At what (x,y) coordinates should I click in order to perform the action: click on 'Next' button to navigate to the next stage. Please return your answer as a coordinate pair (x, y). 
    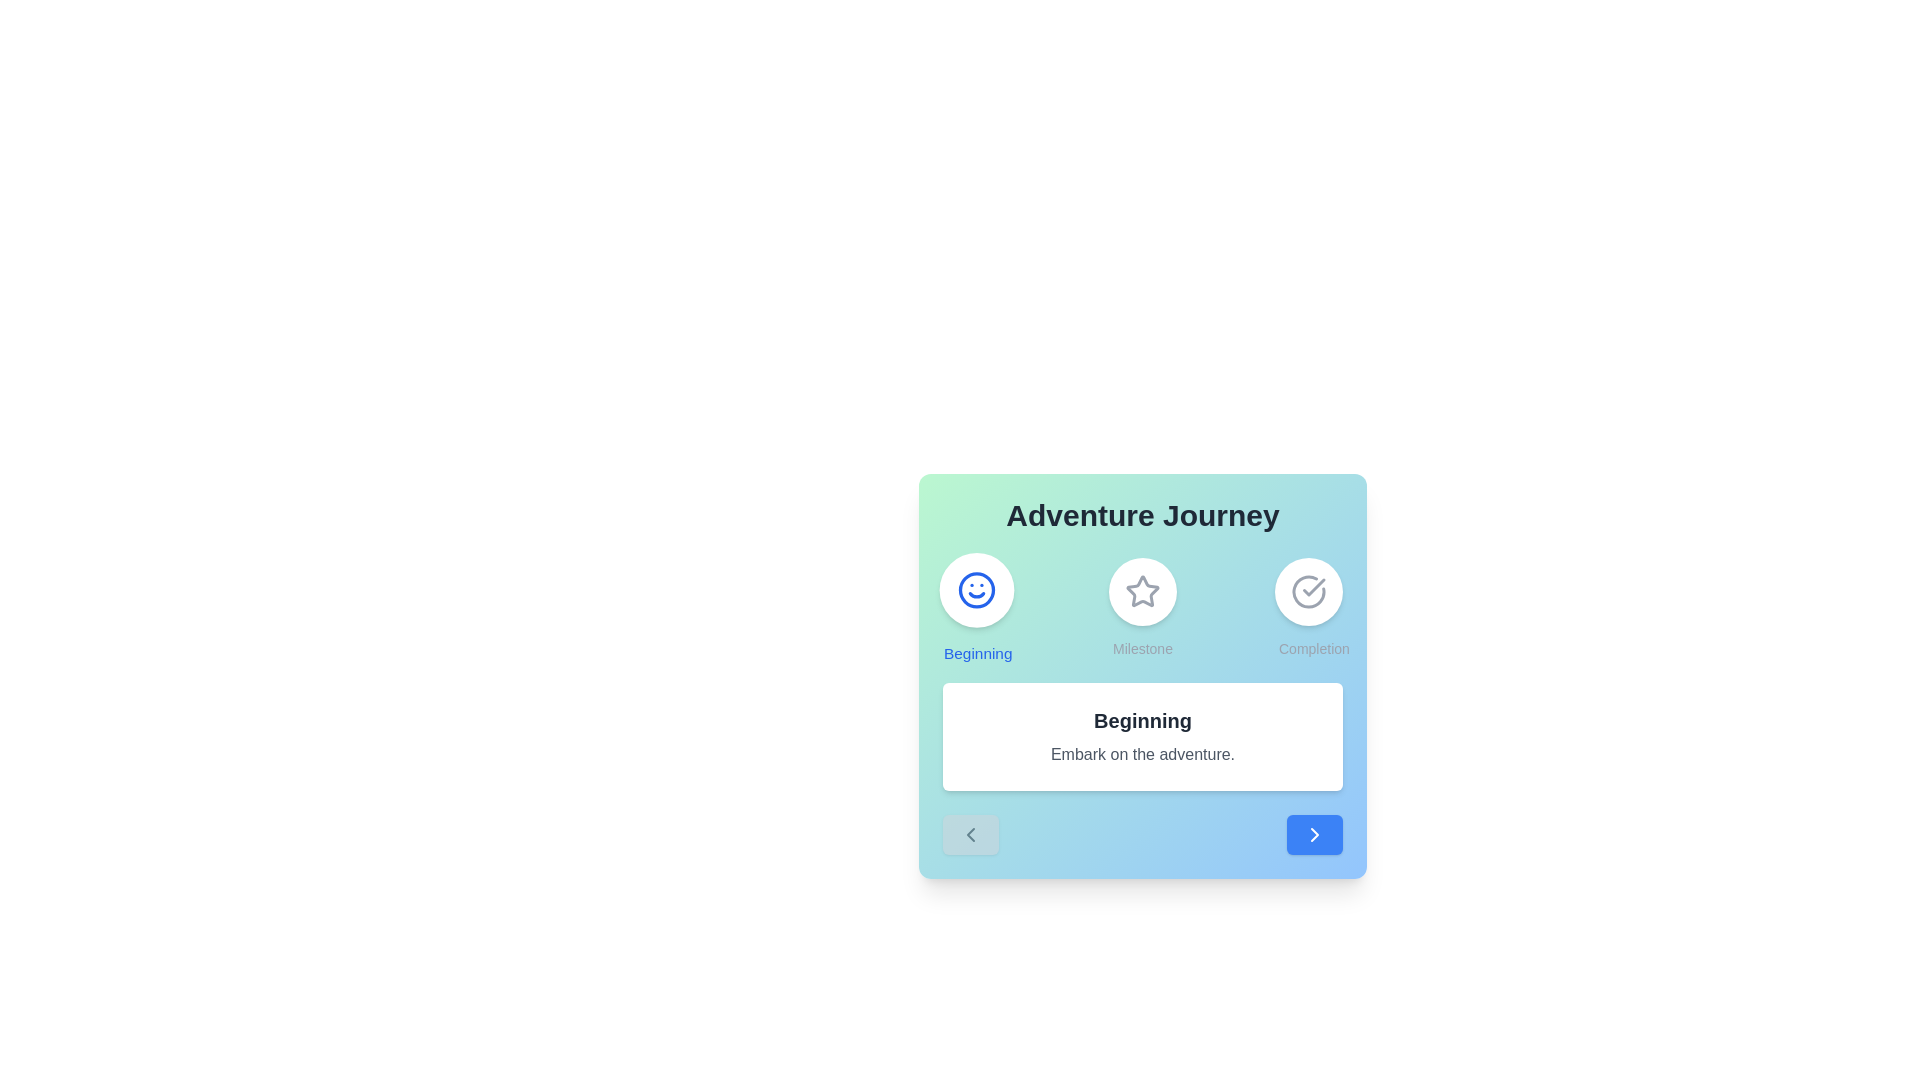
    Looking at the image, I should click on (1315, 834).